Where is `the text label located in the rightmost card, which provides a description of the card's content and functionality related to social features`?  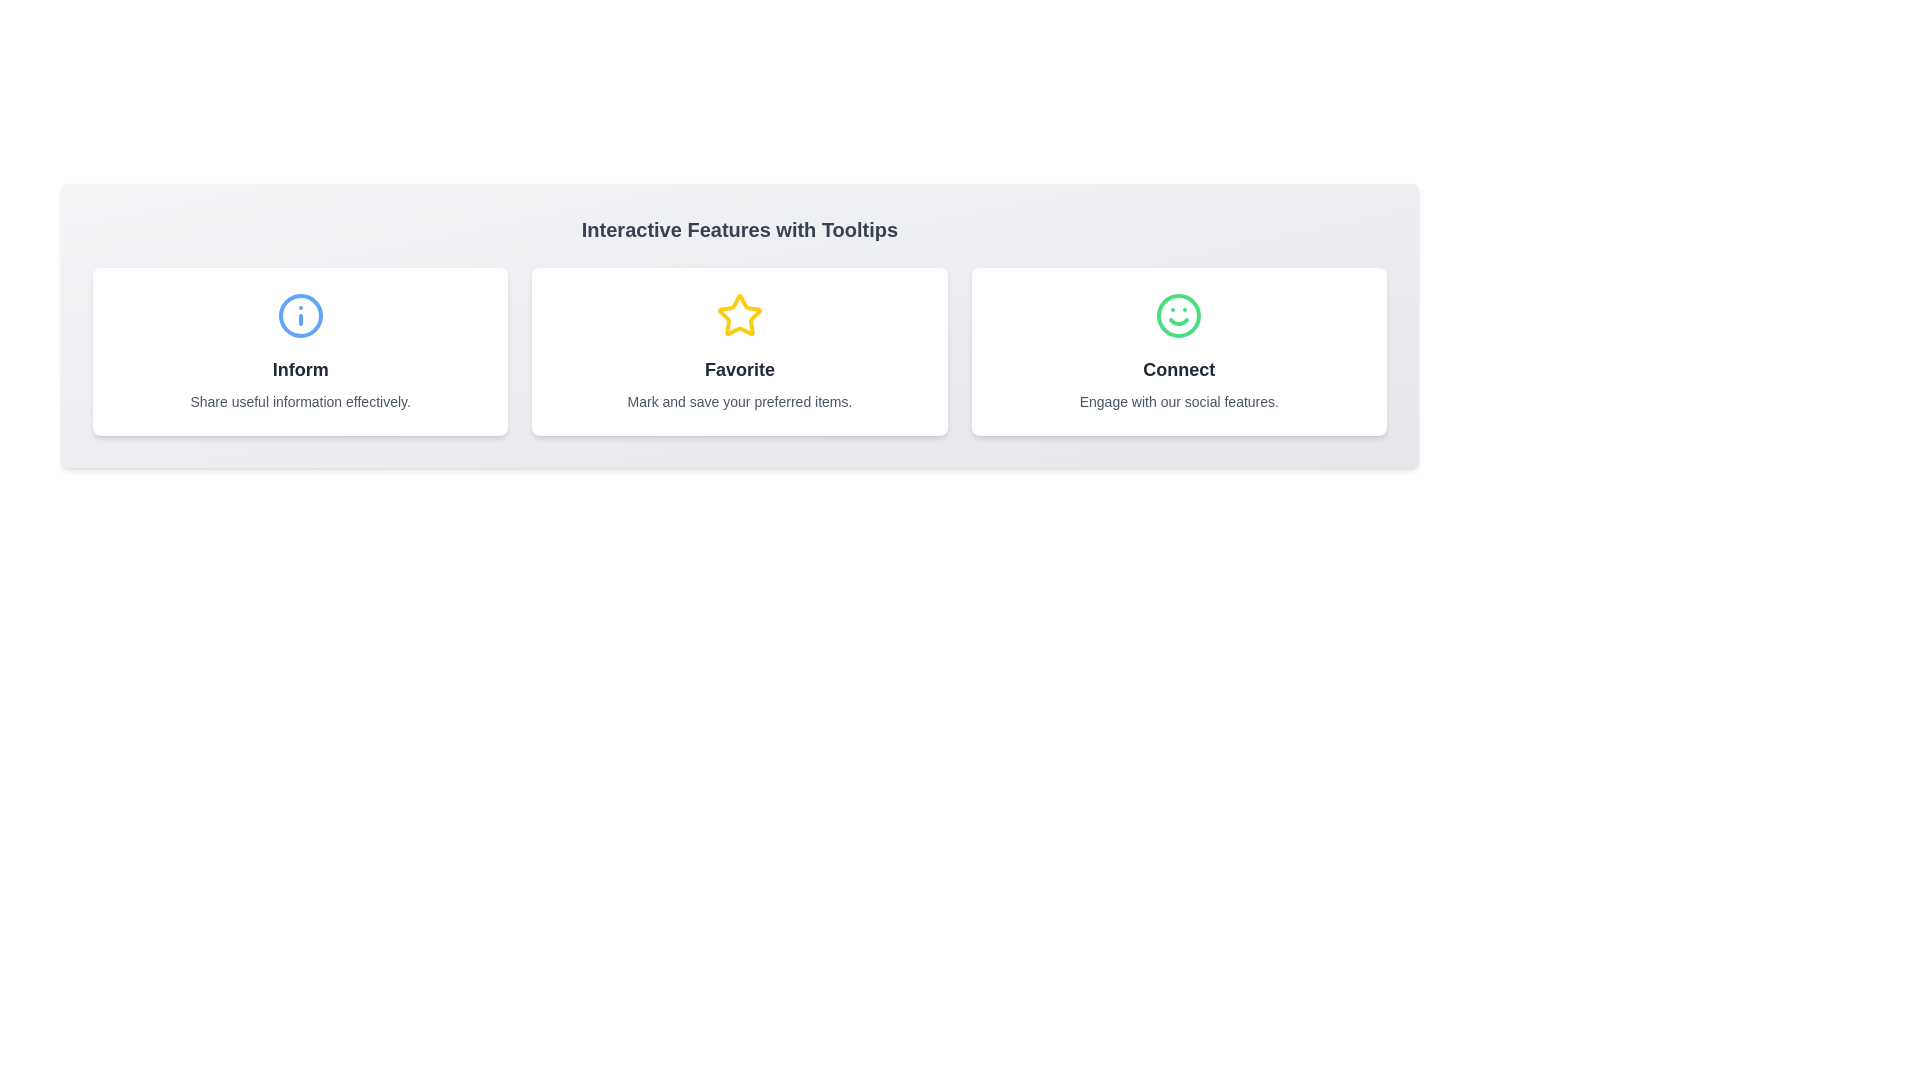 the text label located in the rightmost card, which provides a description of the card's content and functionality related to social features is located at coordinates (1179, 370).